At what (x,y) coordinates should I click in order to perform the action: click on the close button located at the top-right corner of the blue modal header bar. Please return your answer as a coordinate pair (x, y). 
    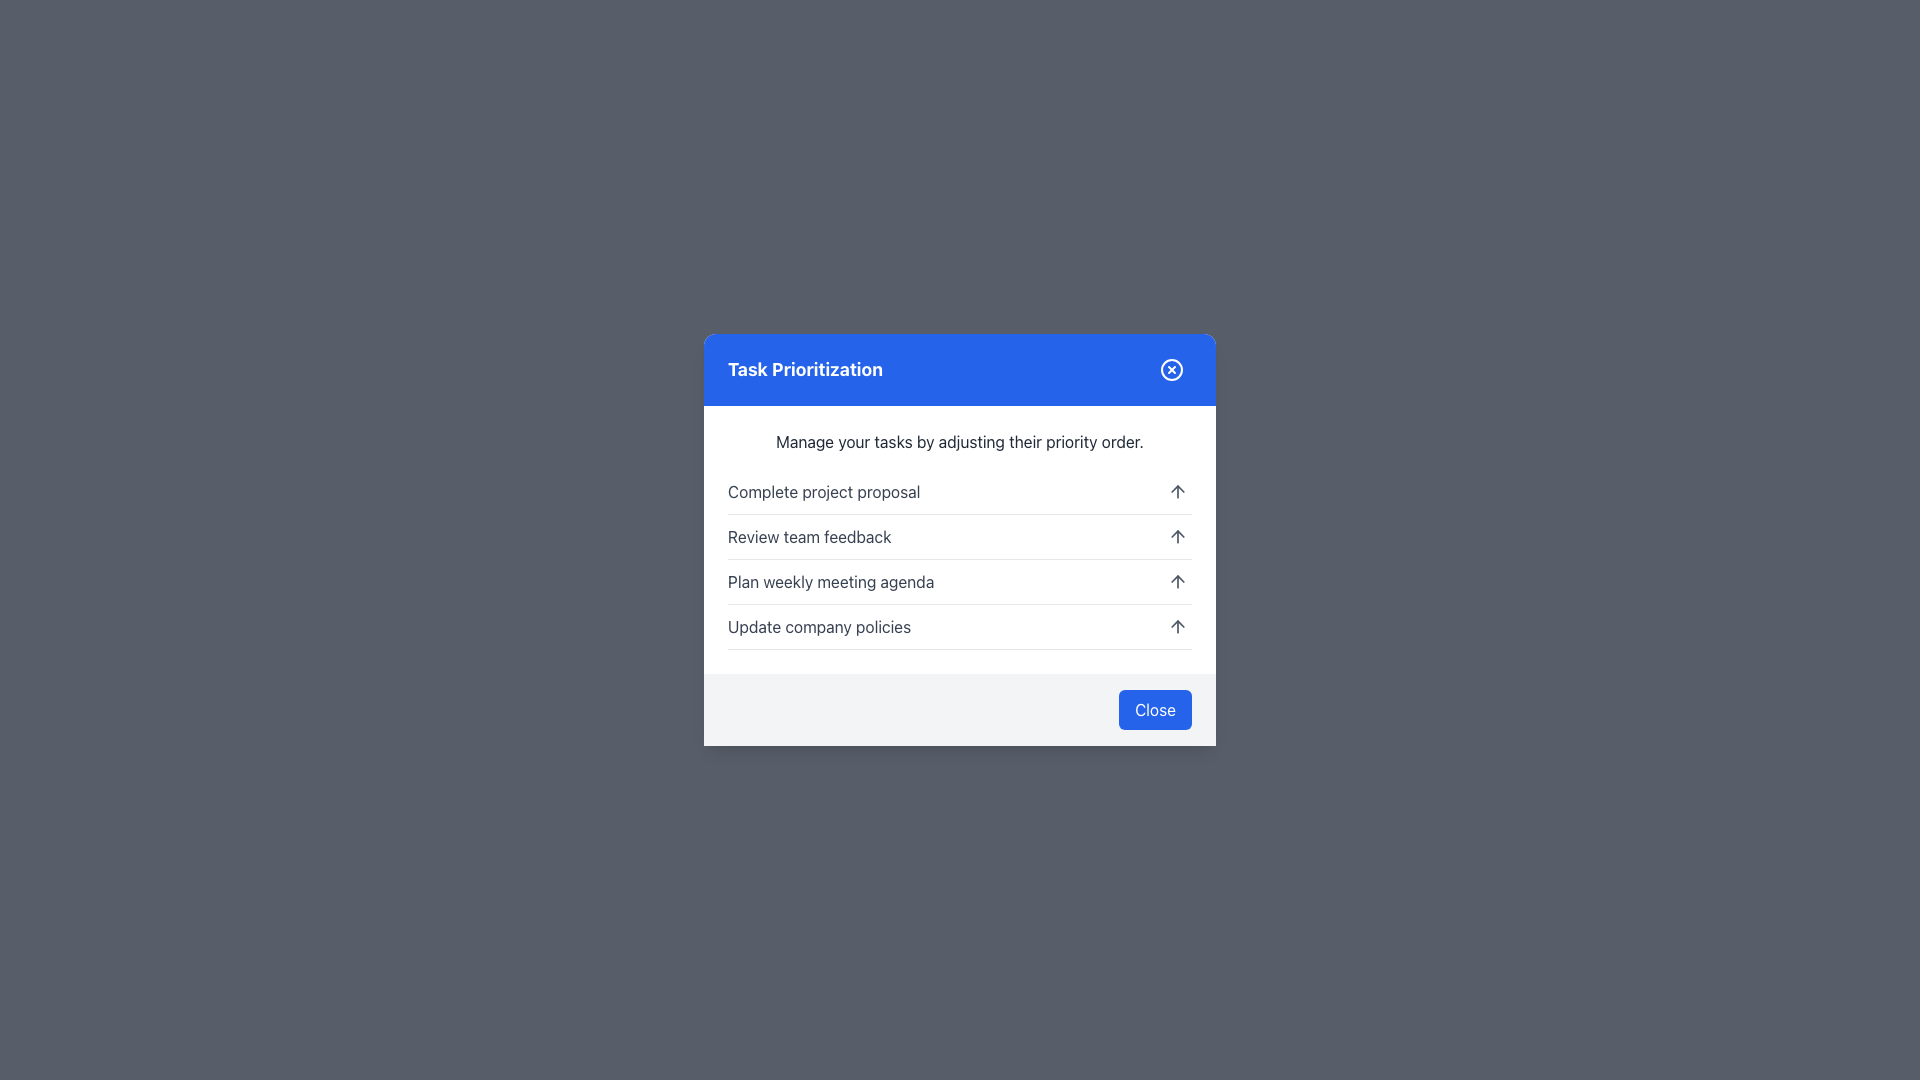
    Looking at the image, I should click on (1171, 370).